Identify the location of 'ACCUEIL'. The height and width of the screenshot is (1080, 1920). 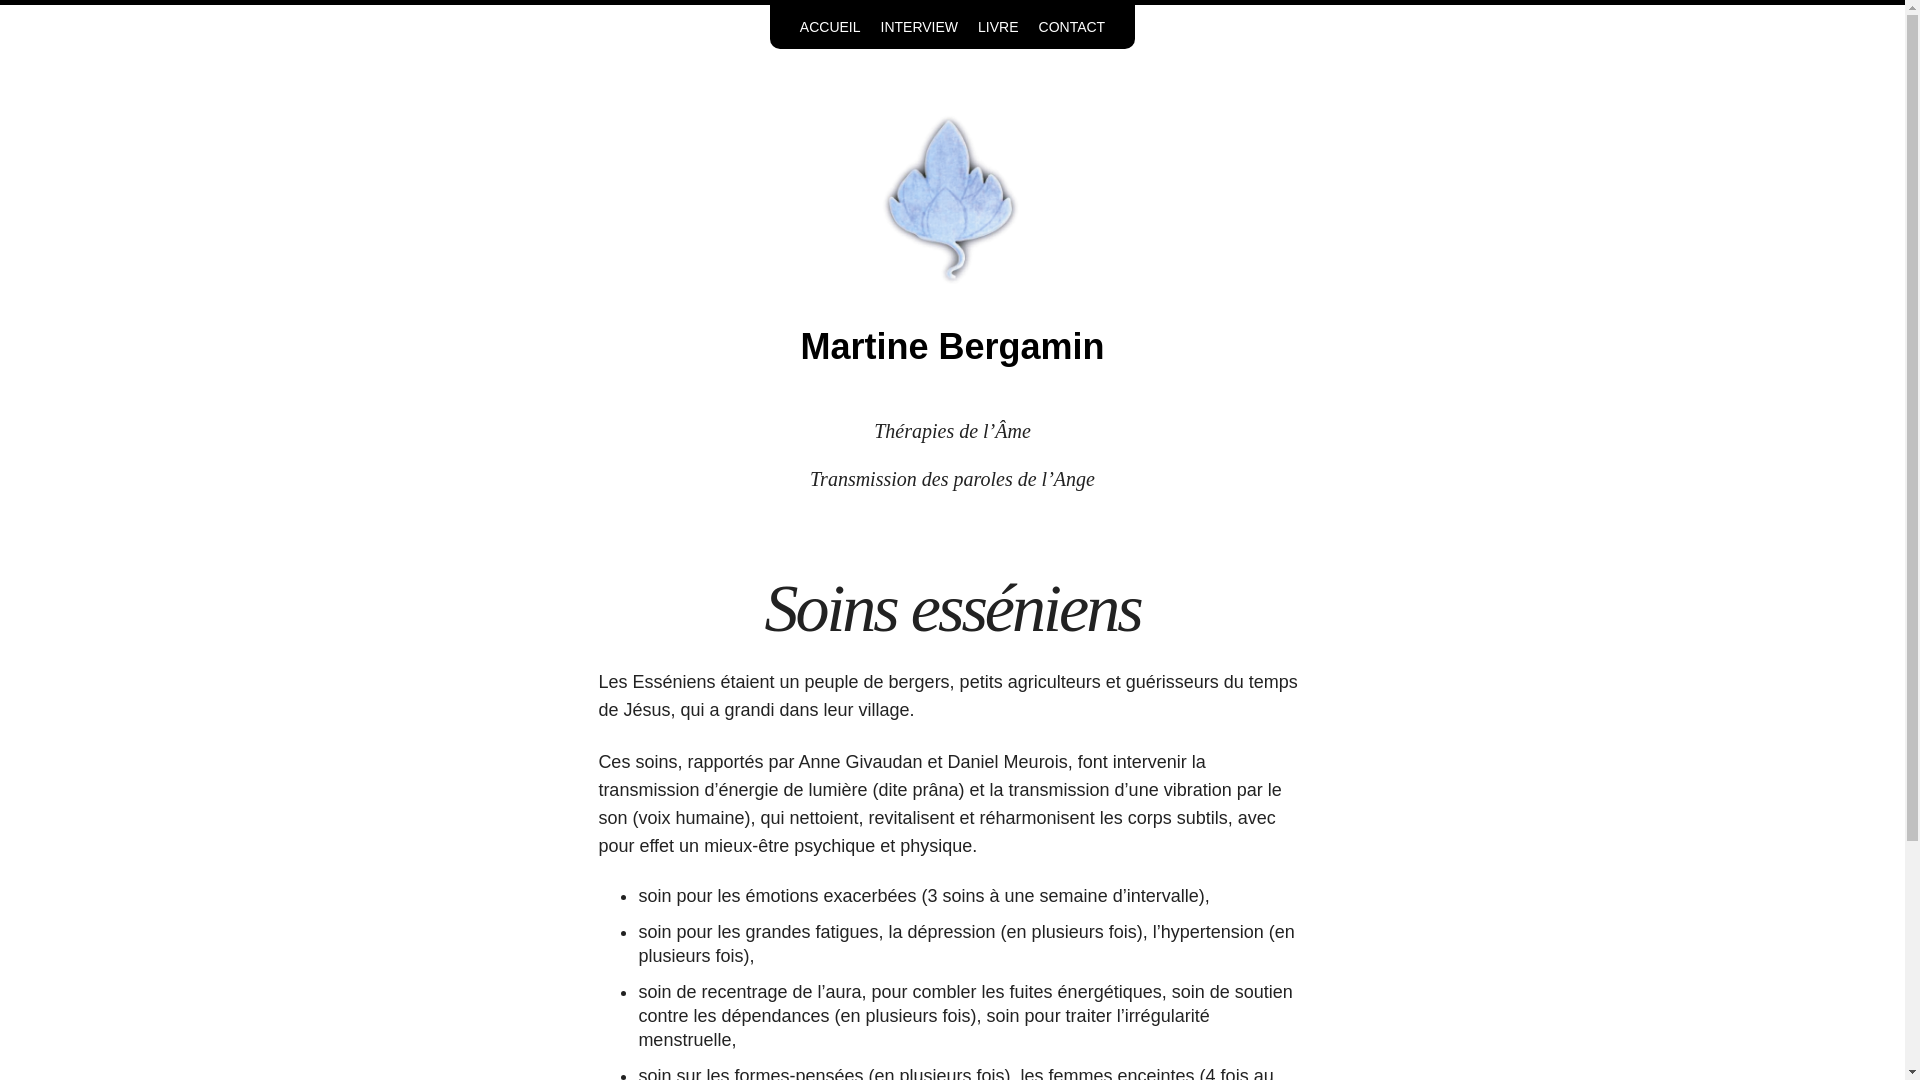
(830, 27).